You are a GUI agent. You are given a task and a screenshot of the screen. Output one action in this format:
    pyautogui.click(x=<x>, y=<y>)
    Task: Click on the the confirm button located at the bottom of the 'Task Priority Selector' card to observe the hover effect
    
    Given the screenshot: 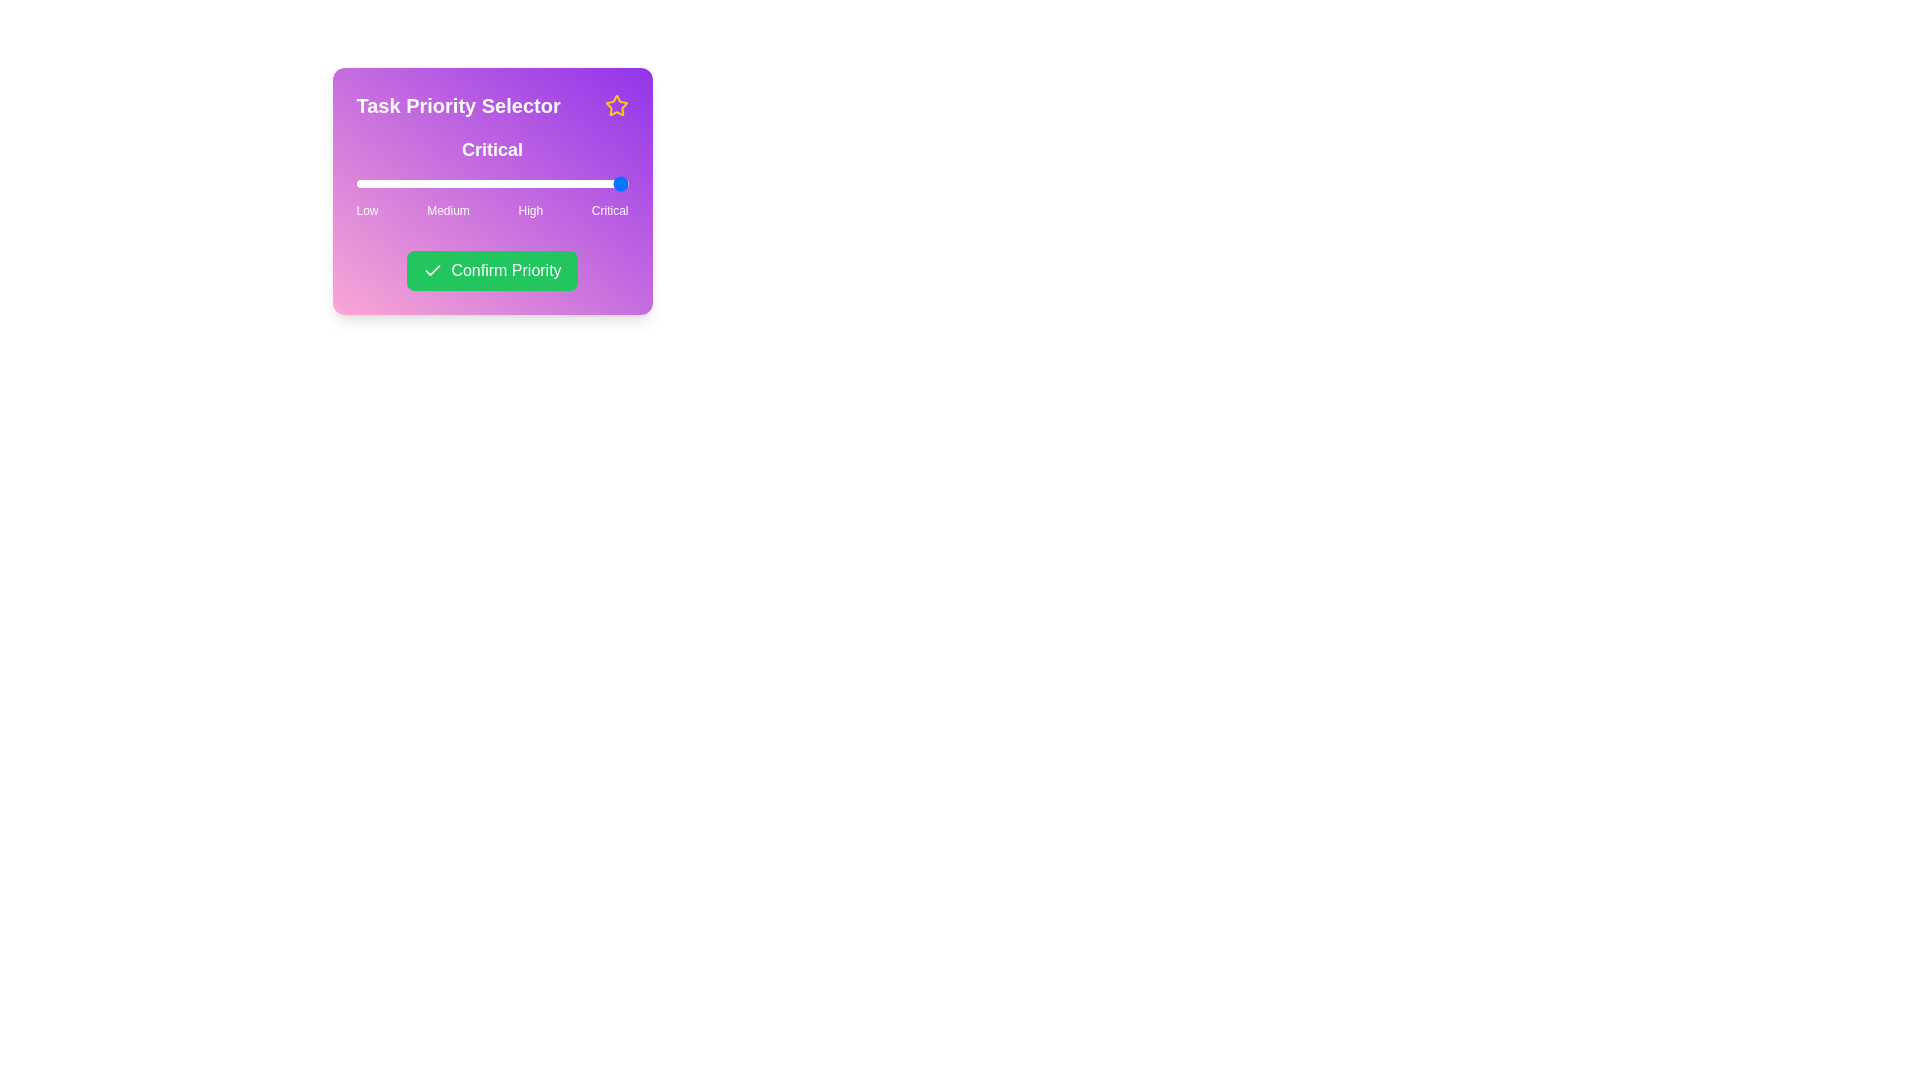 What is the action you would take?
    pyautogui.click(x=492, y=270)
    